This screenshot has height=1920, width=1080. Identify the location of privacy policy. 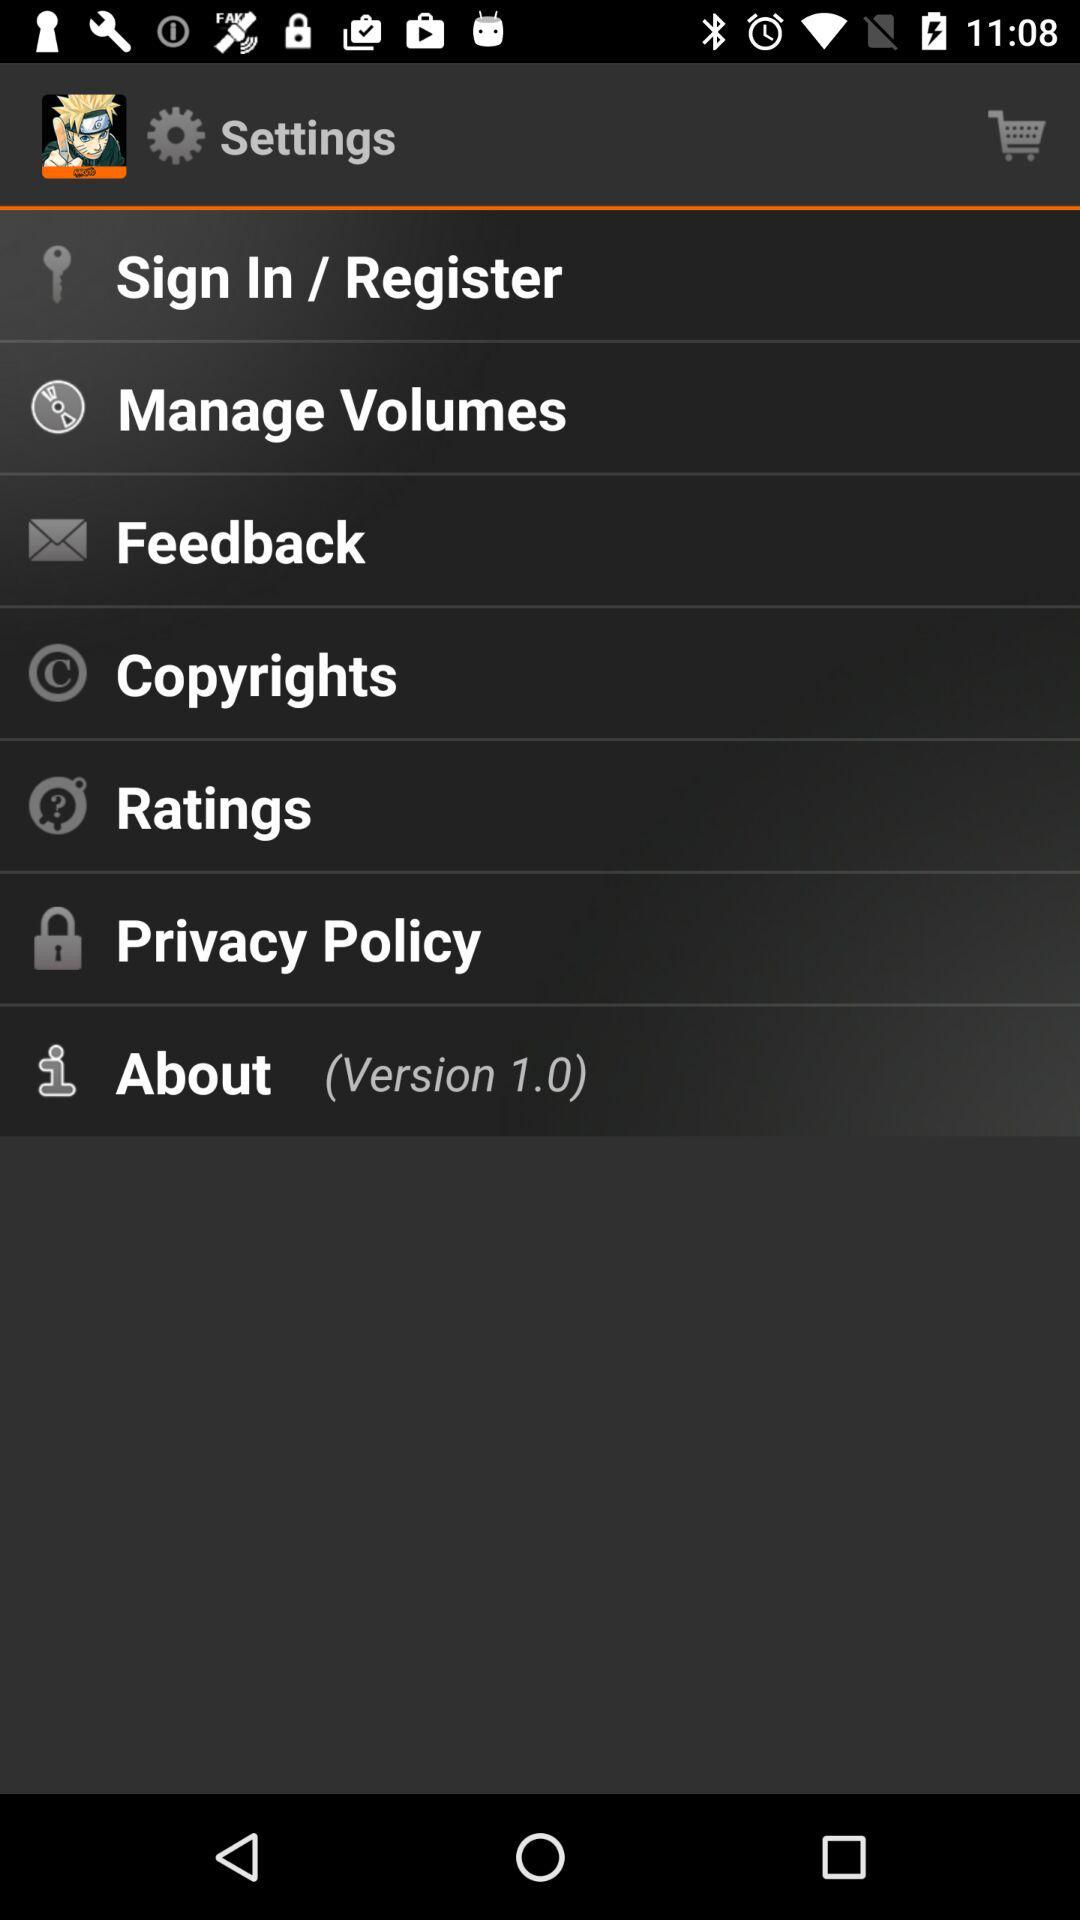
(298, 937).